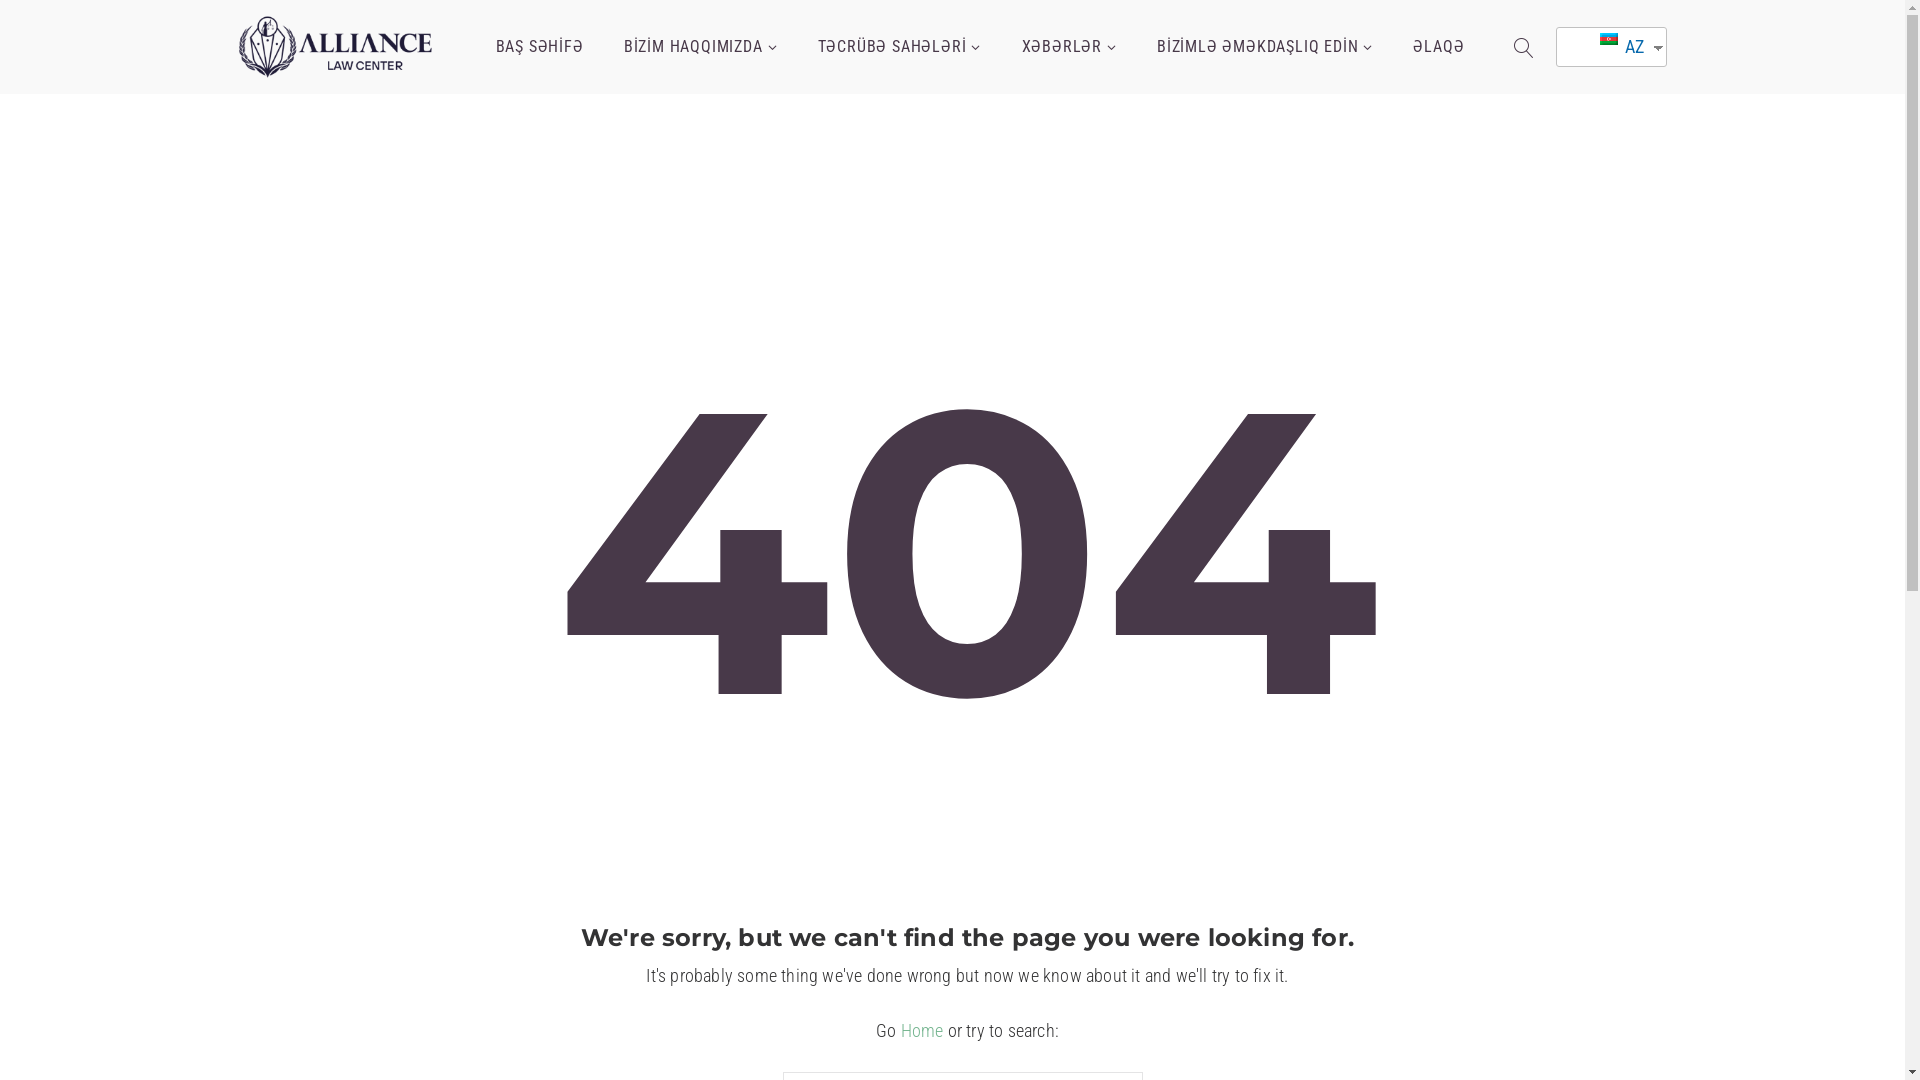 The width and height of the screenshot is (1920, 1080). Describe the element at coordinates (921, 1030) in the screenshot. I see `'Home'` at that location.